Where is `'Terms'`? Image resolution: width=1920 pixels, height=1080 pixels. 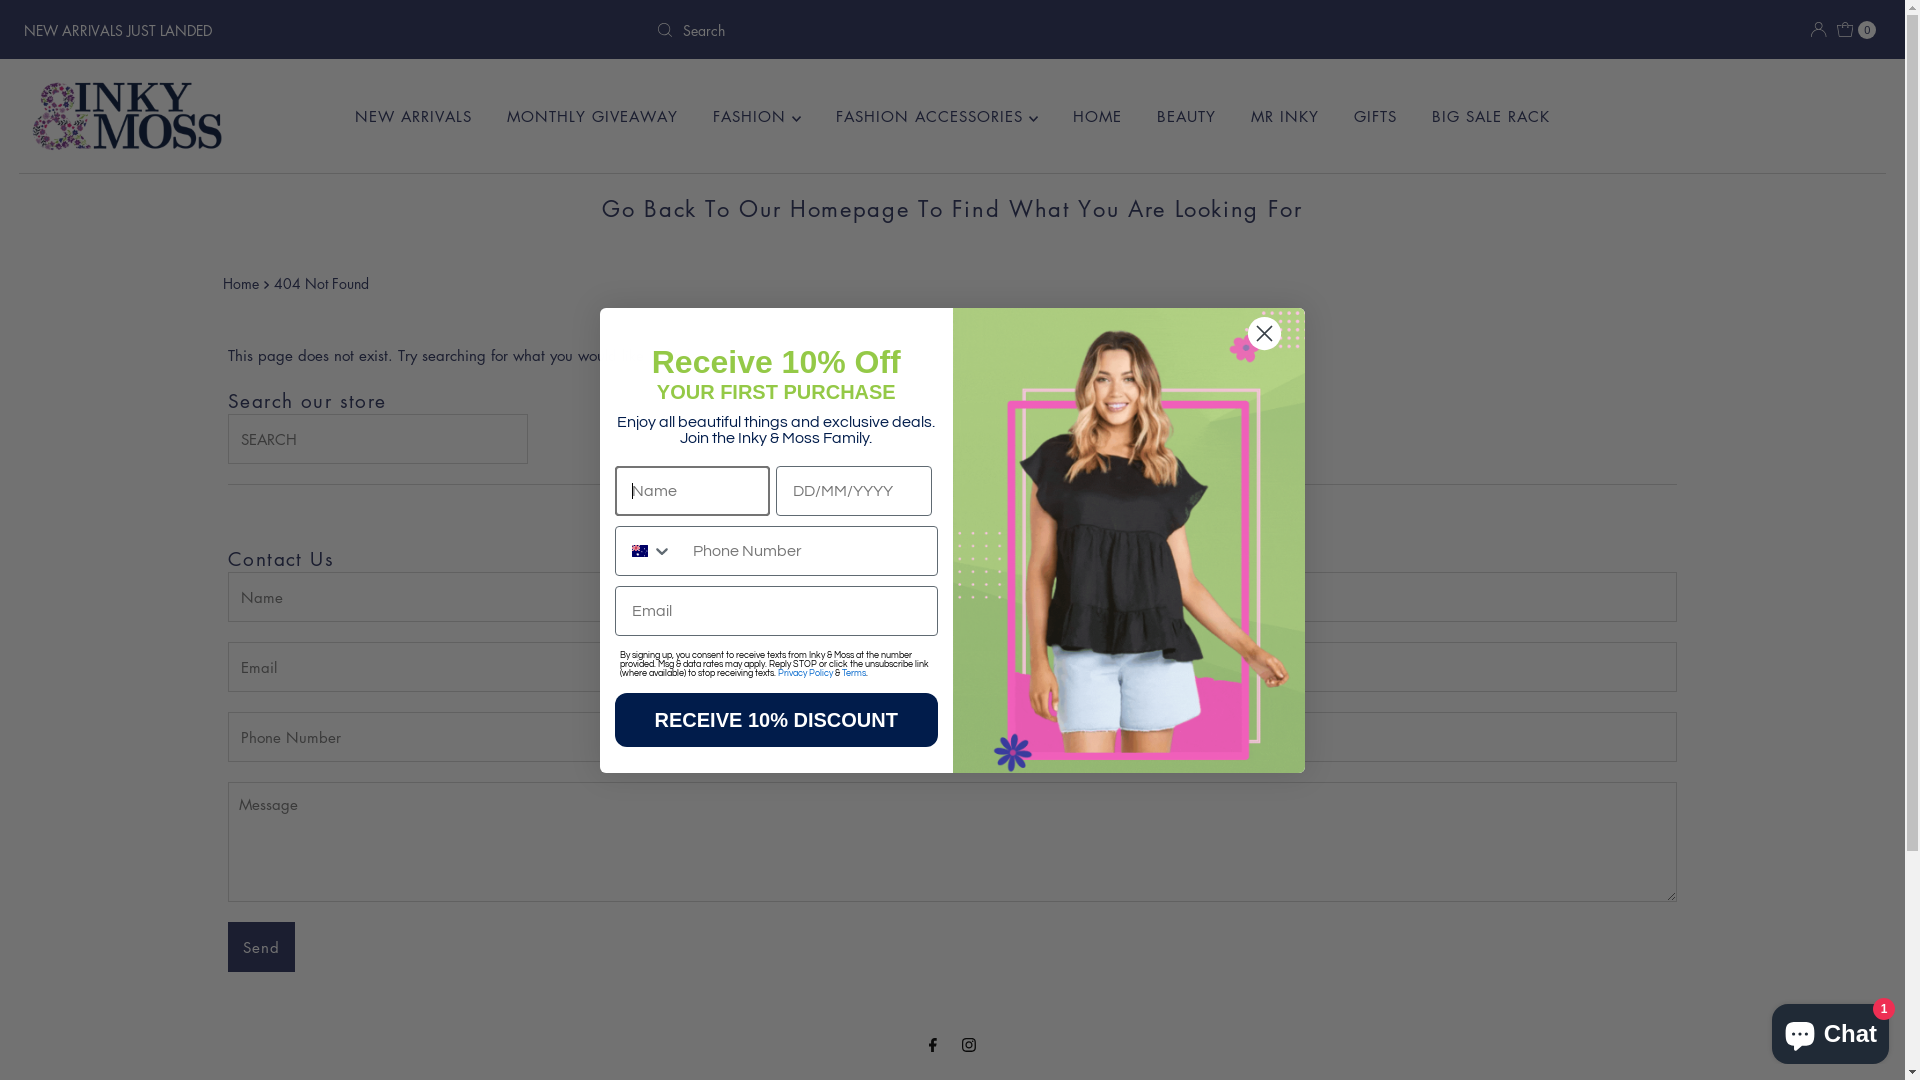
'Terms' is located at coordinates (854, 672).